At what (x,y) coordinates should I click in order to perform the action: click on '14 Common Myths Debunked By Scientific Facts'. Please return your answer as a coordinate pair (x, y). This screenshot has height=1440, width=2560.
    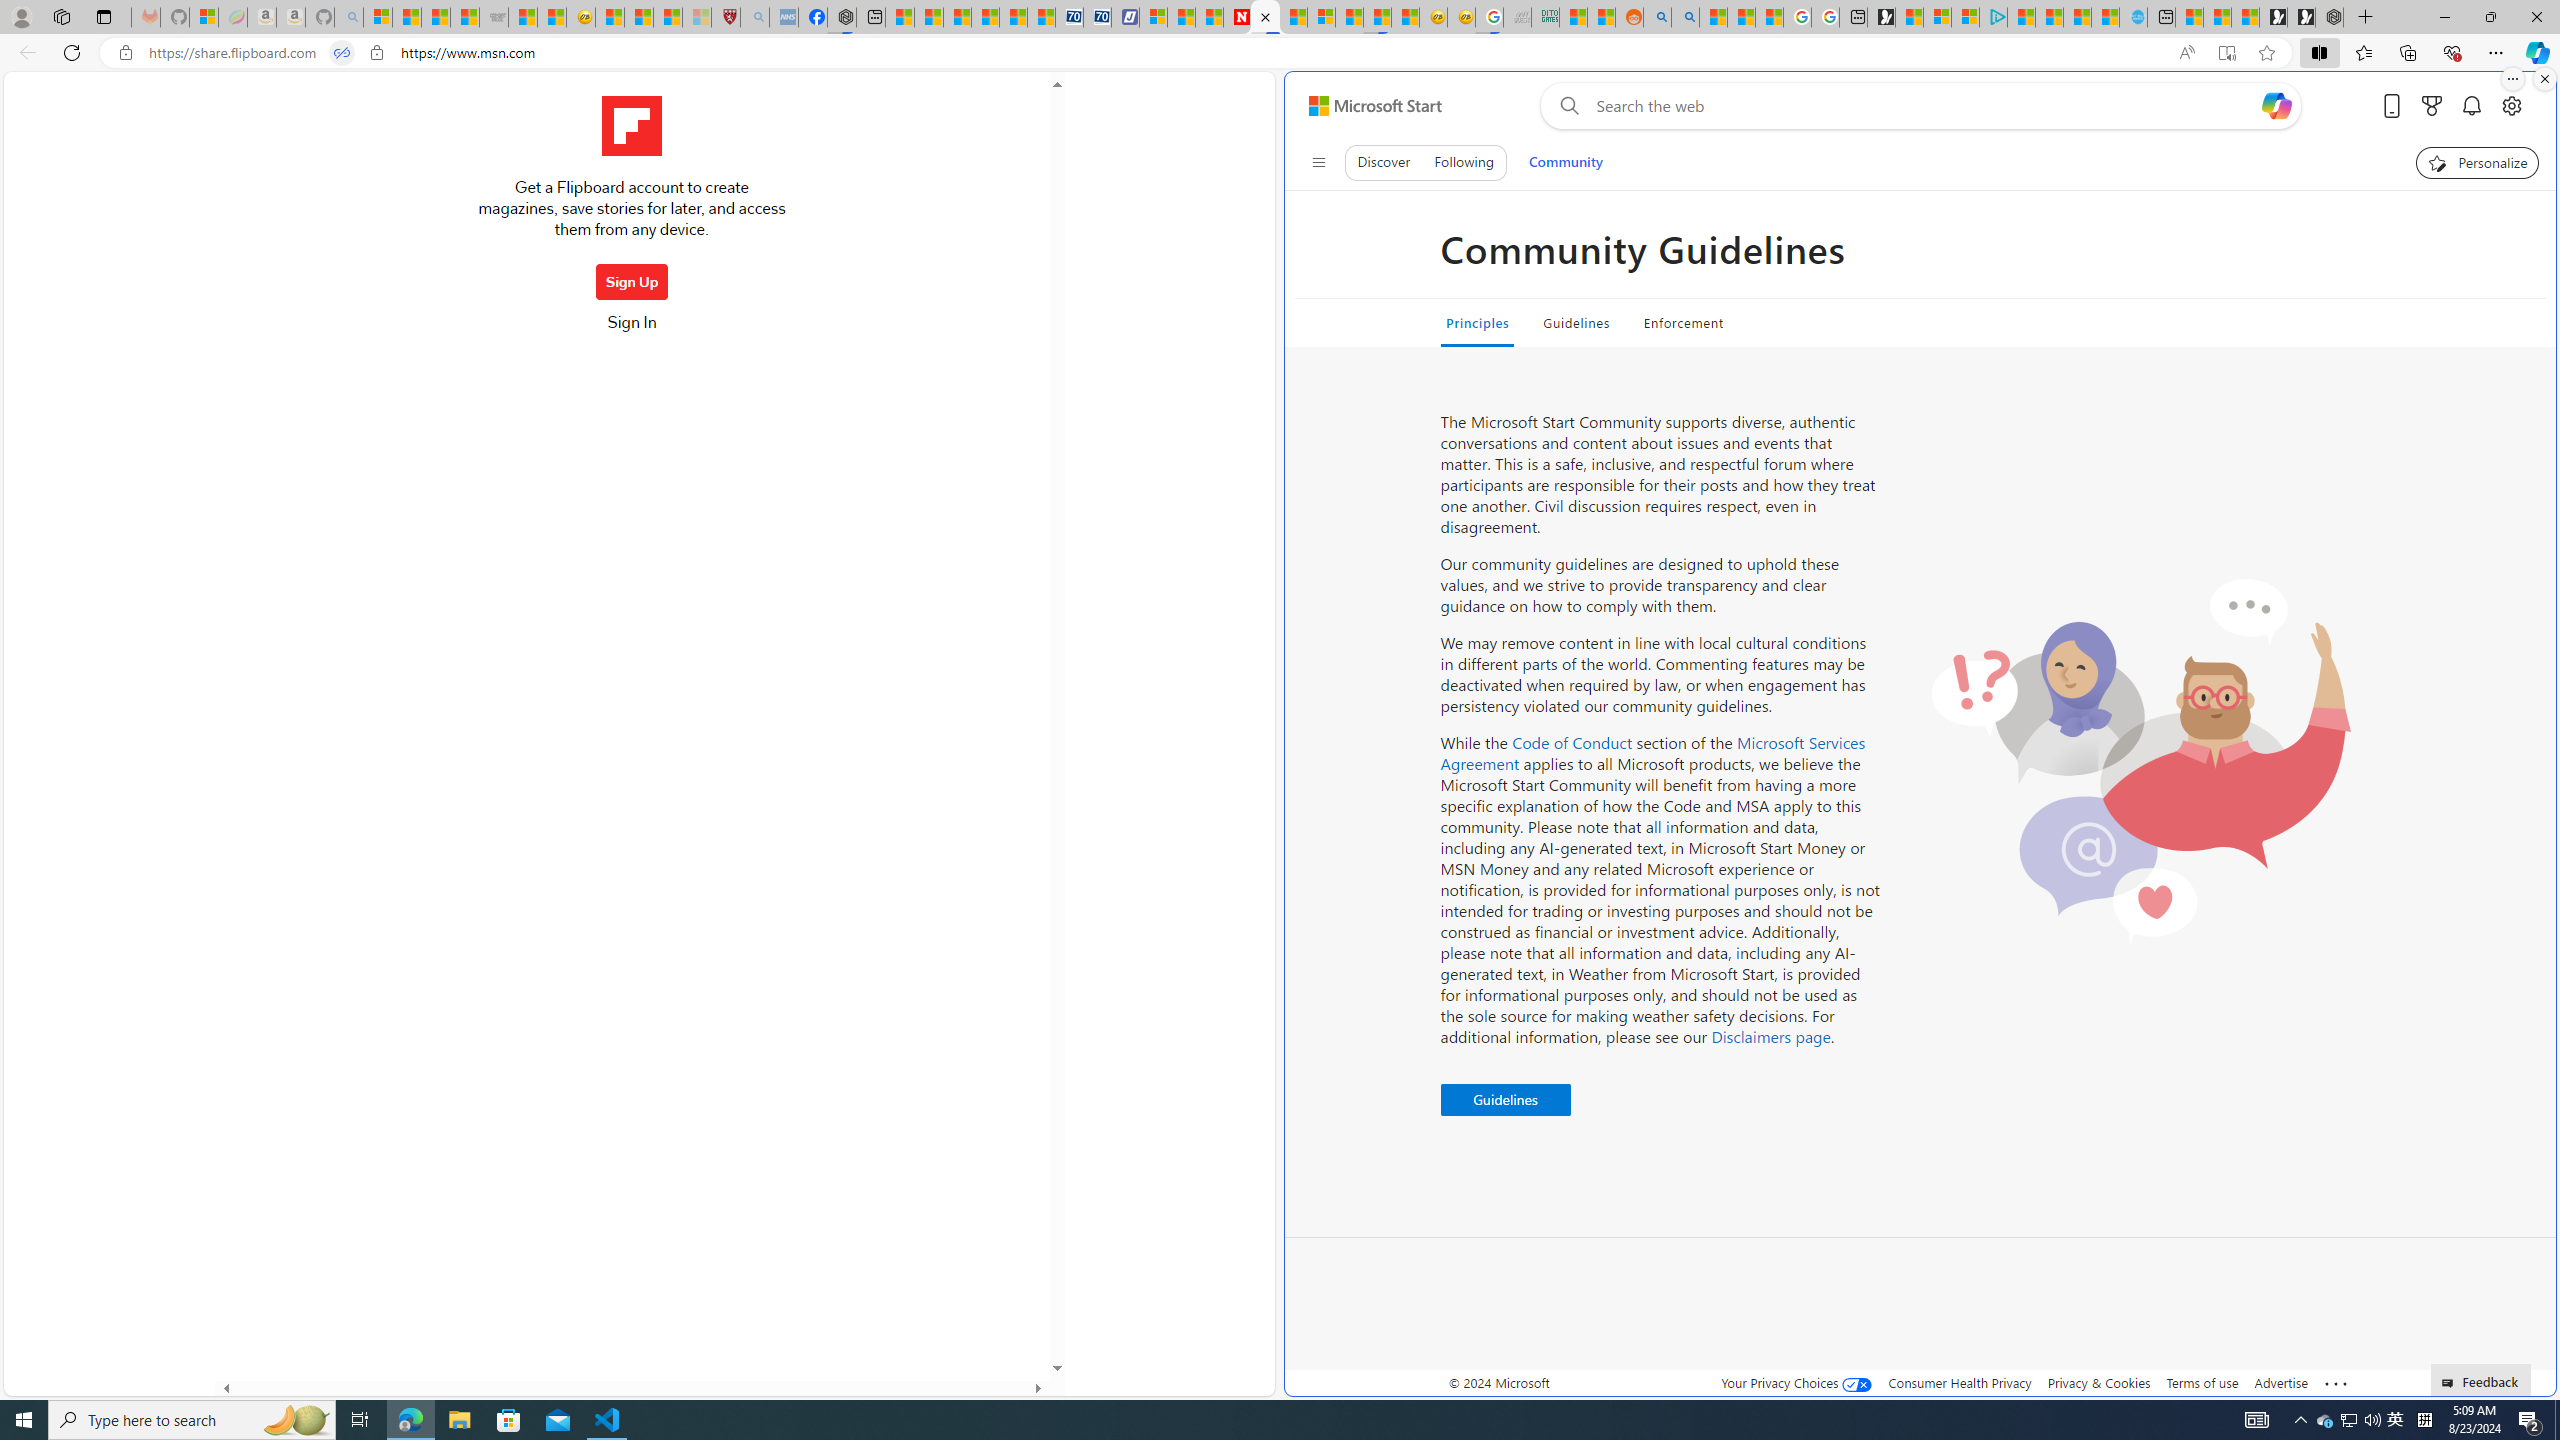
    Looking at the image, I should click on (1292, 16).